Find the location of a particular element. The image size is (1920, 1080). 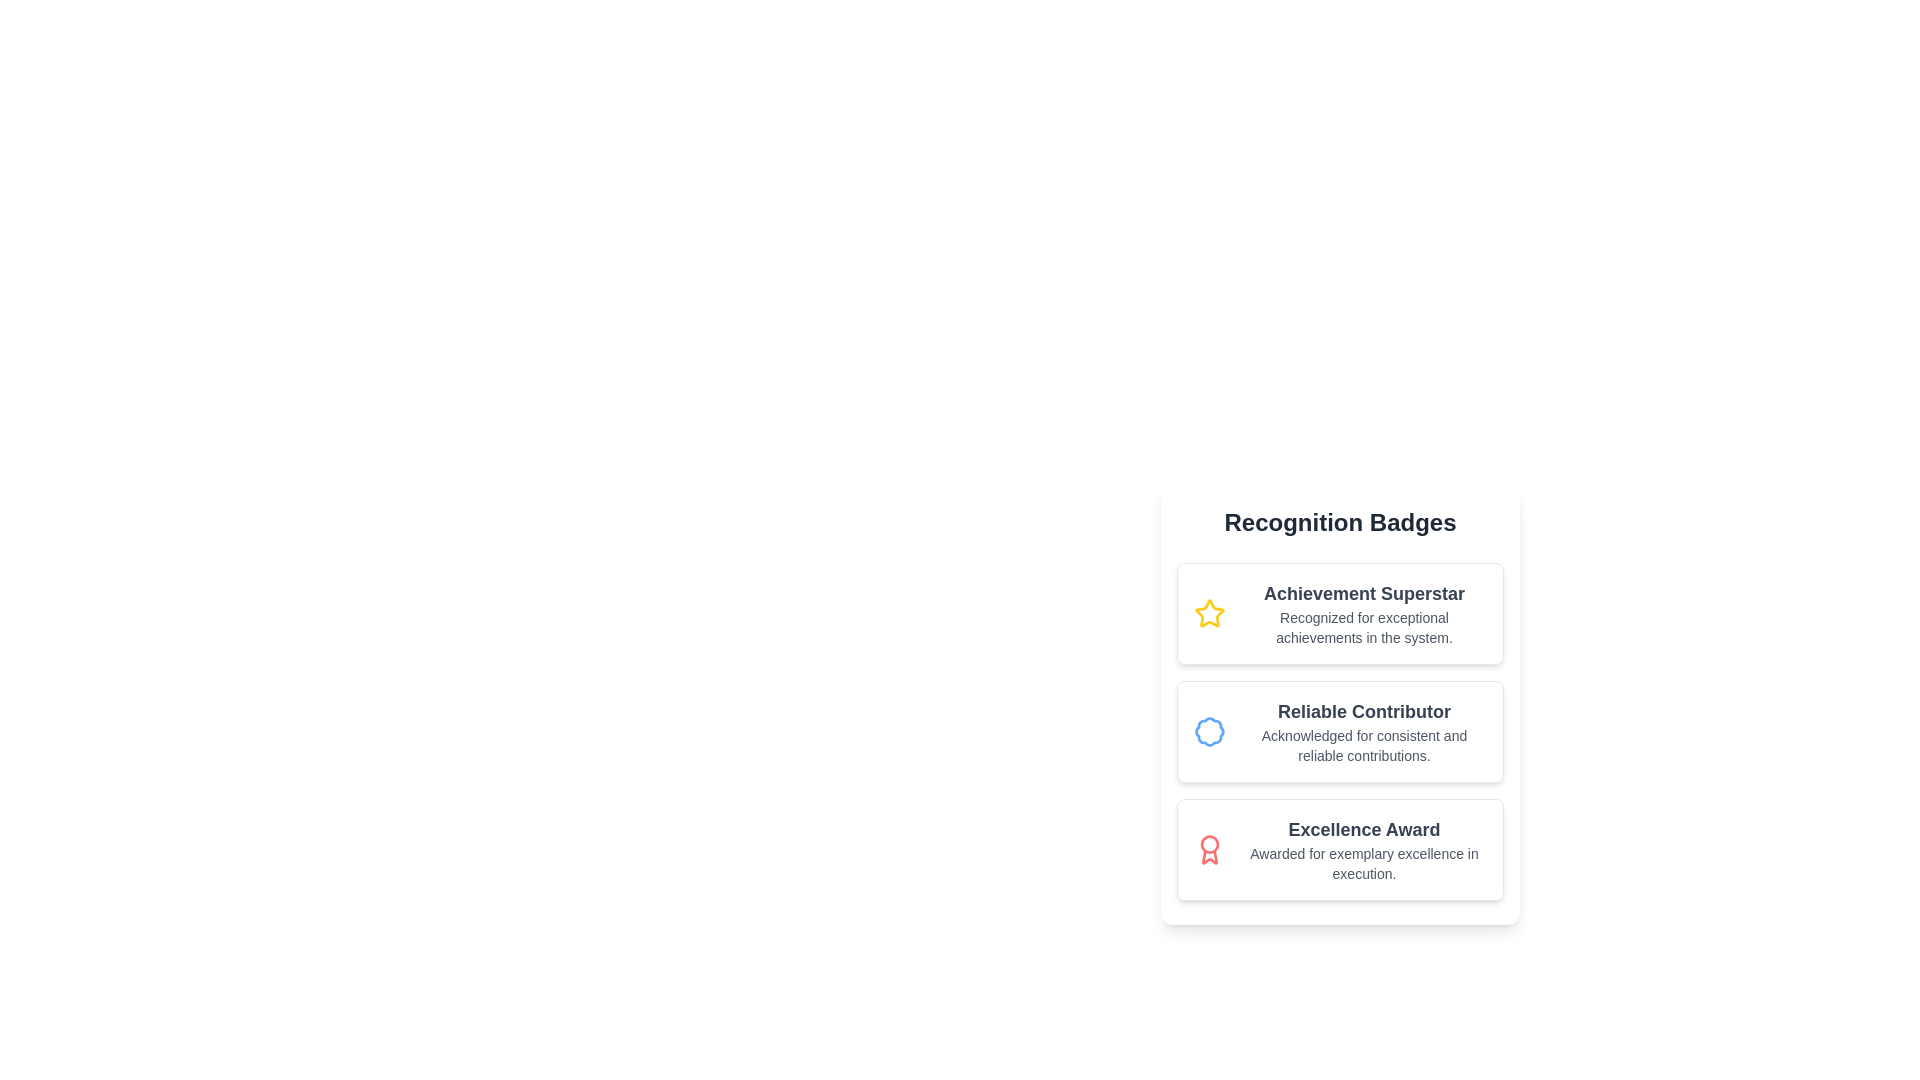

the star-shaped icon, which is filled yellow with a white interior, located next to the 'Achievement Superstar' label in the 'Recognition Badges' section is located at coordinates (1208, 612).